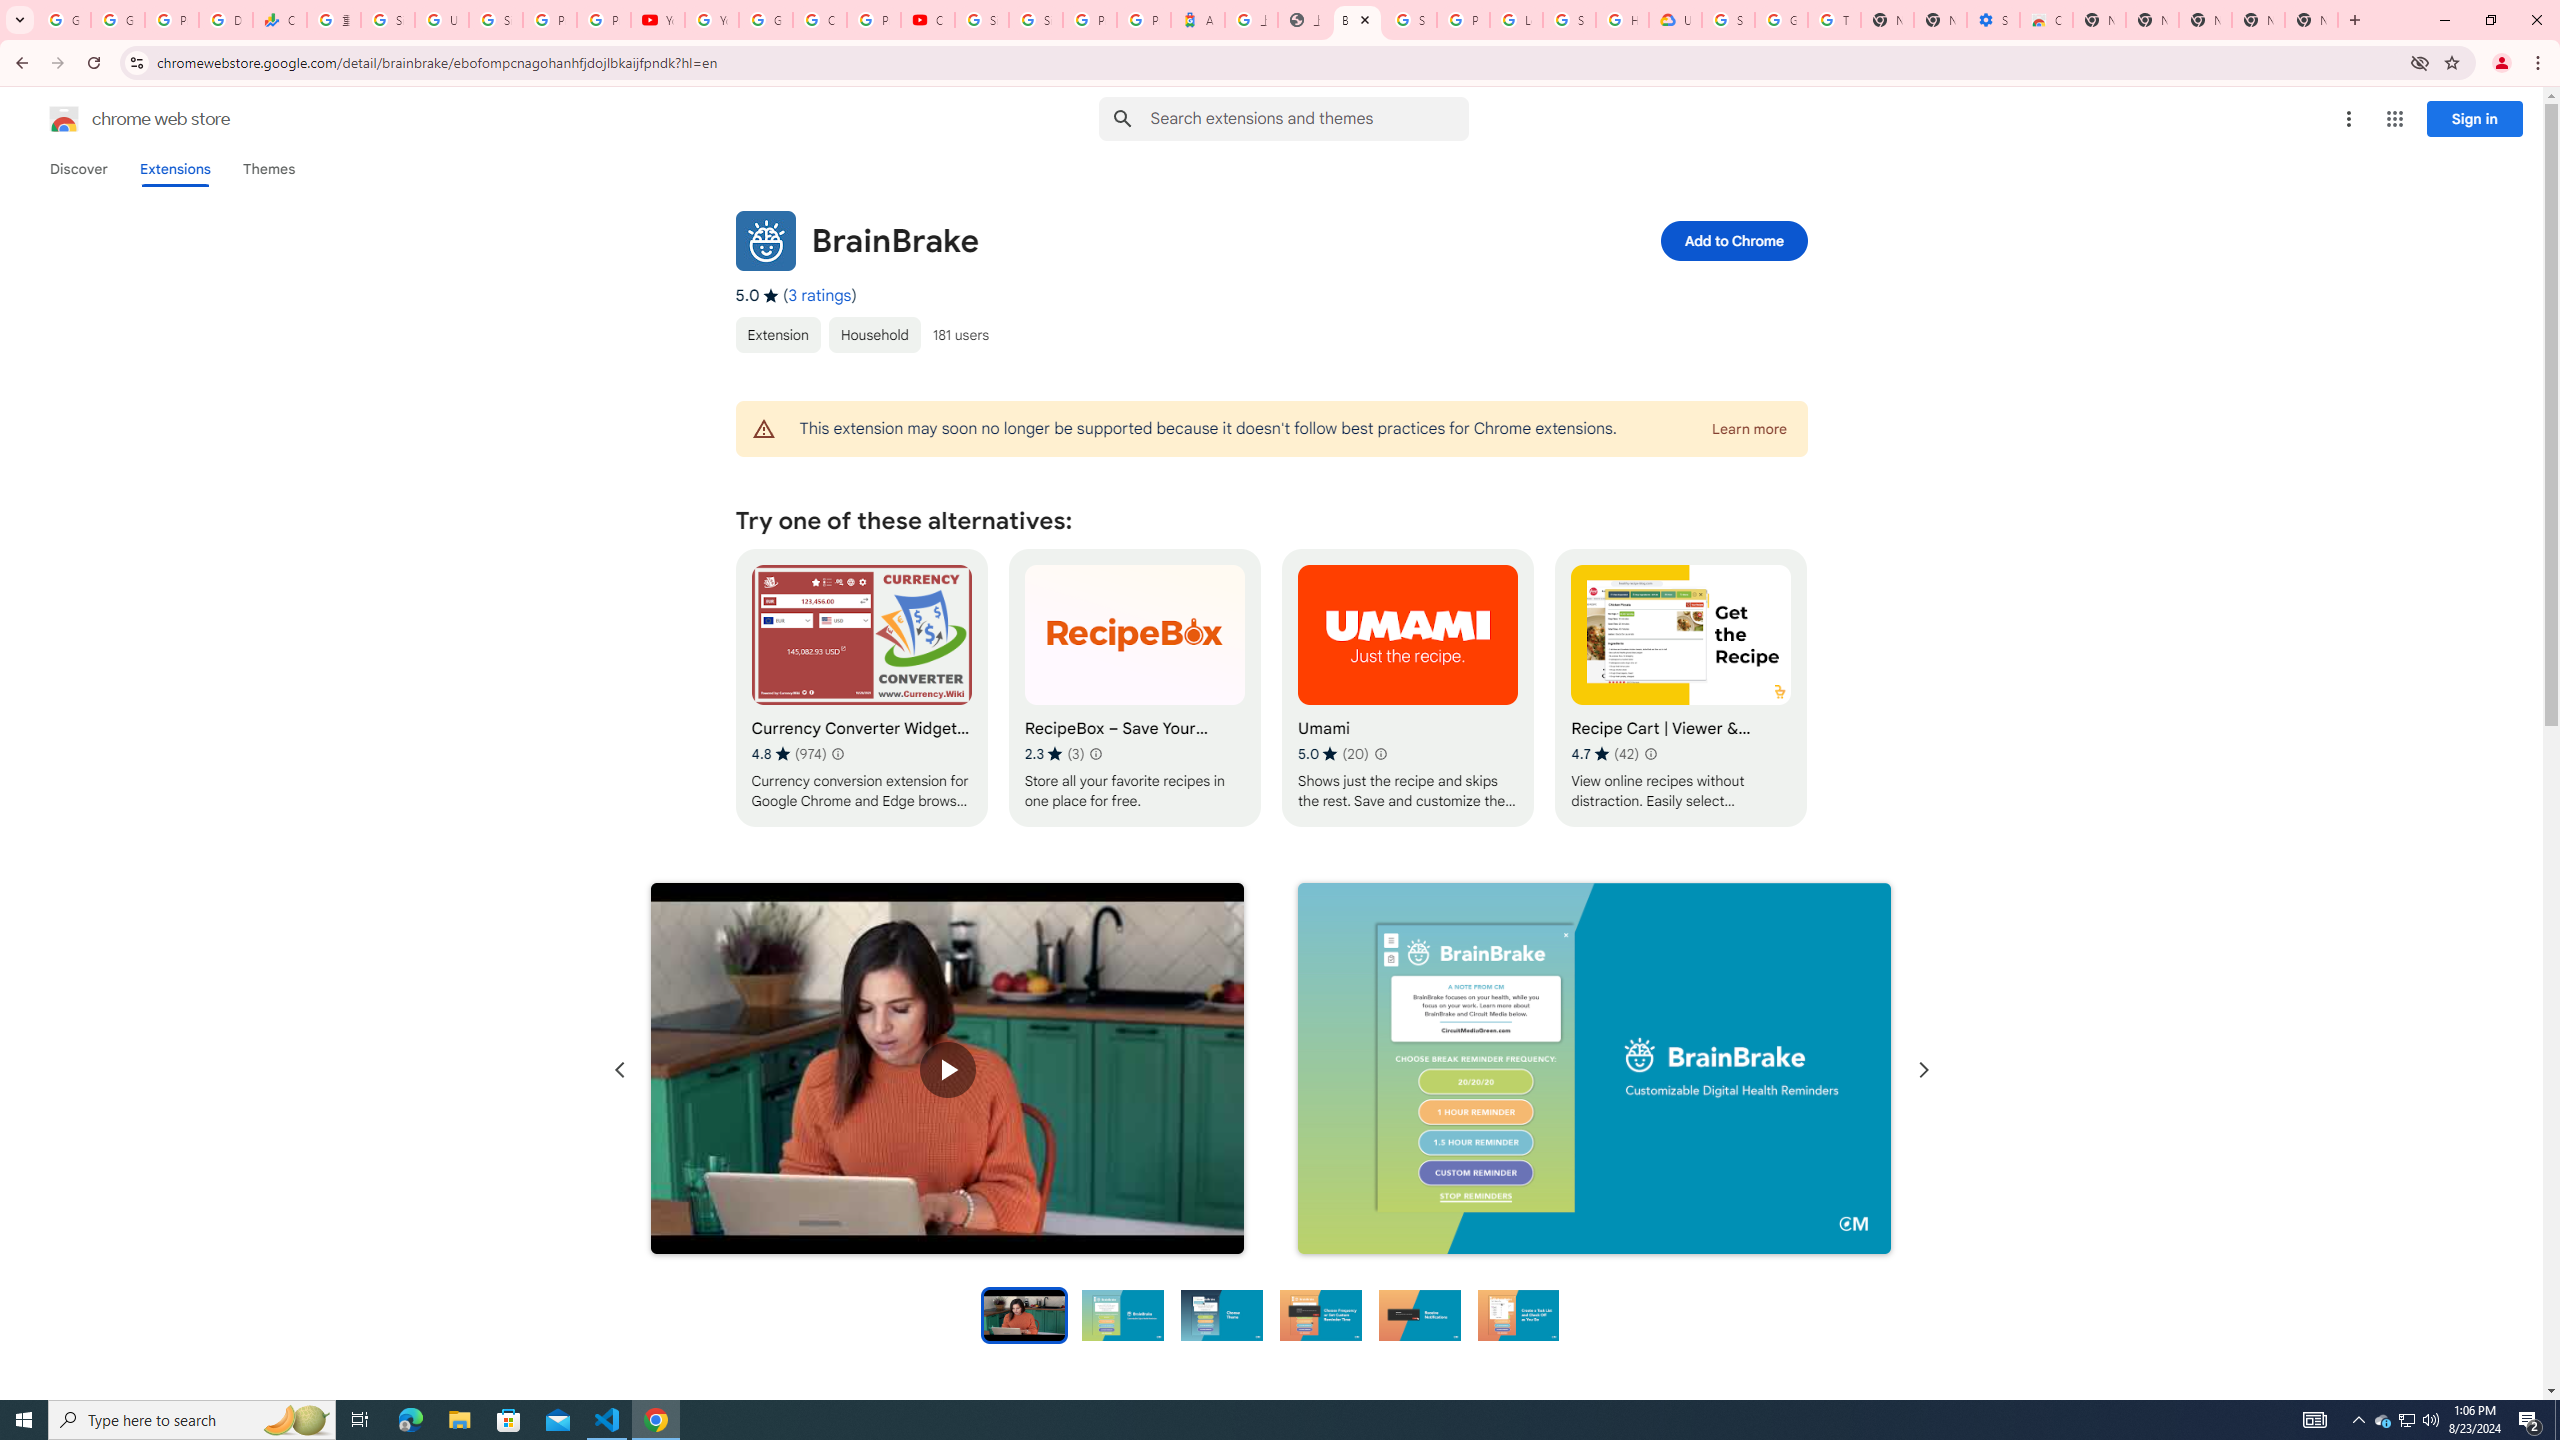 Image resolution: width=2560 pixels, height=1440 pixels. I want to click on 'Discover', so click(77, 168).